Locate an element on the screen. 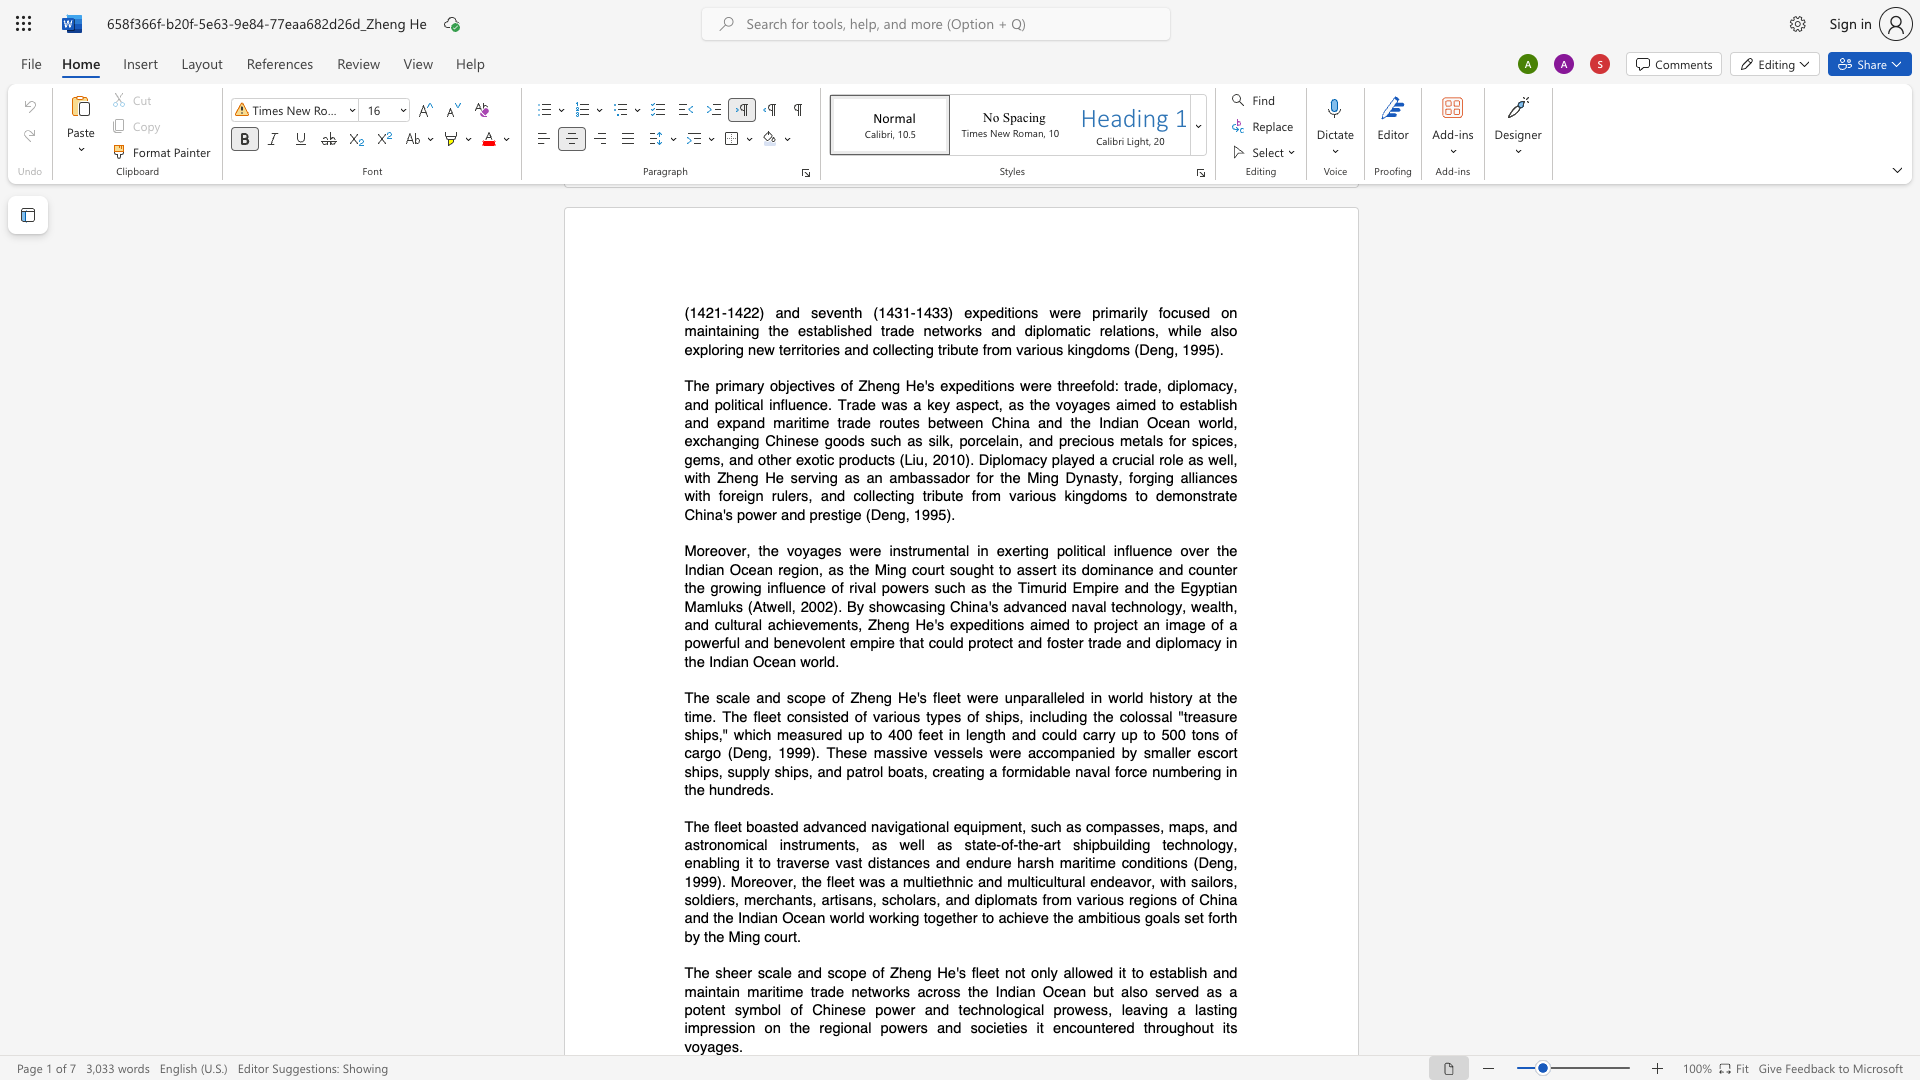 This screenshot has width=1920, height=1080. the subset text "s voyages" within the text "throughout its voyages." is located at coordinates (1229, 1028).